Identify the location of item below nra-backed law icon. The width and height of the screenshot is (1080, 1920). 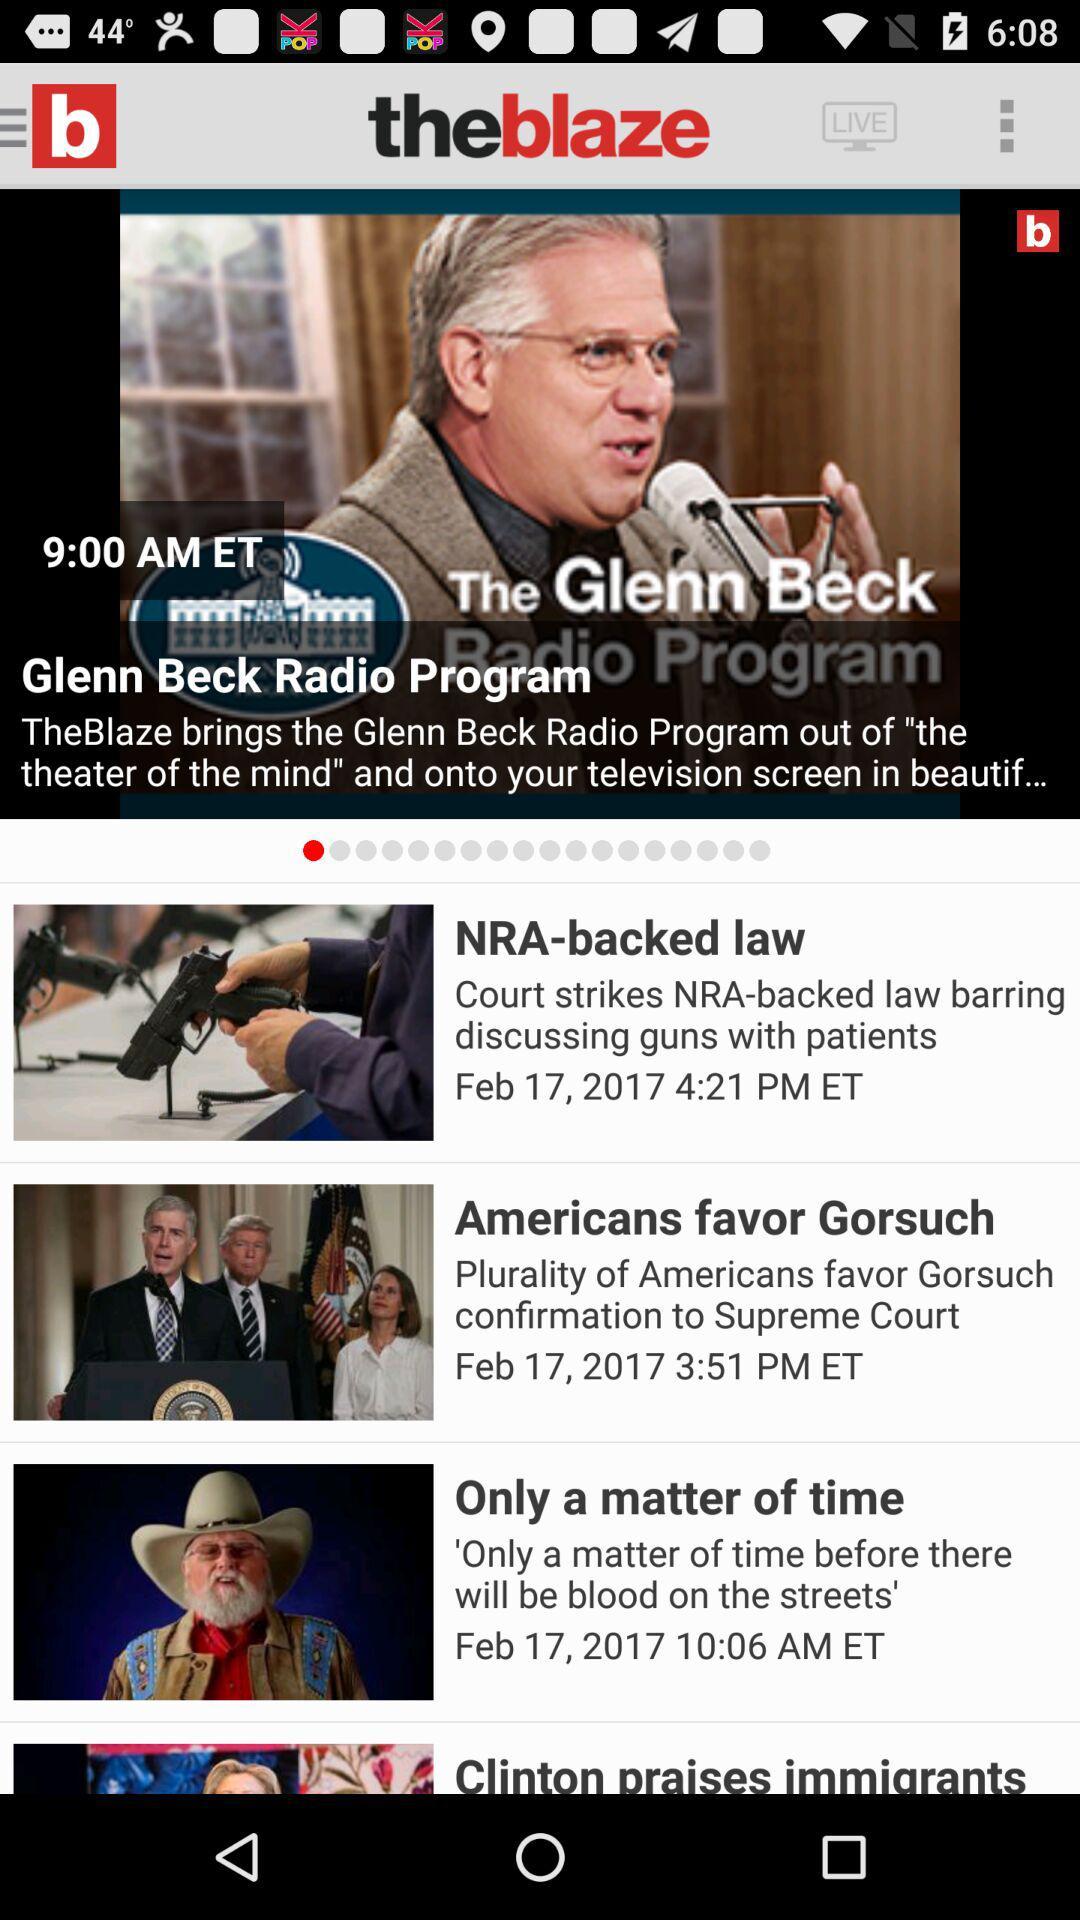
(760, 1014).